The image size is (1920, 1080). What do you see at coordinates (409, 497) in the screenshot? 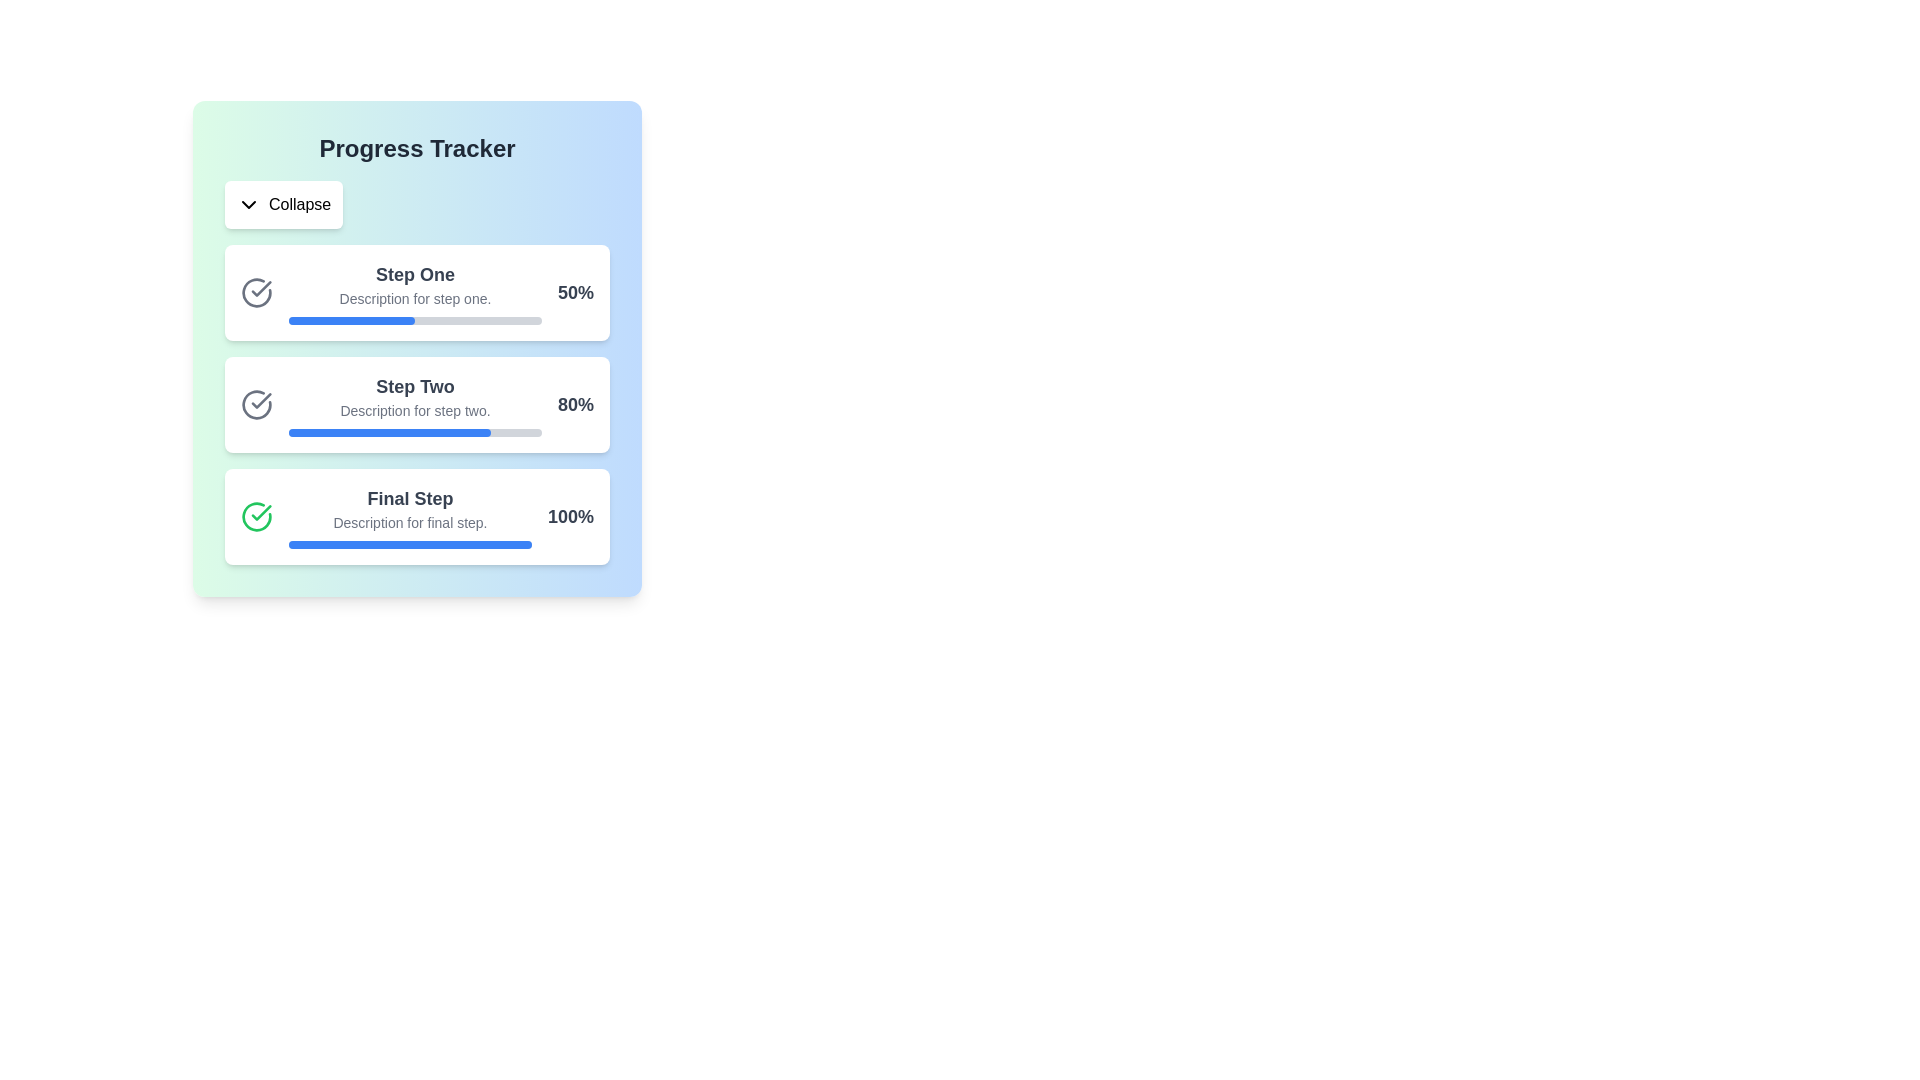
I see `the 'Final Step' text label element, which is styled with bold, large-sized, dark gray text and positioned in the final step of a progress tracker` at bounding box center [409, 497].